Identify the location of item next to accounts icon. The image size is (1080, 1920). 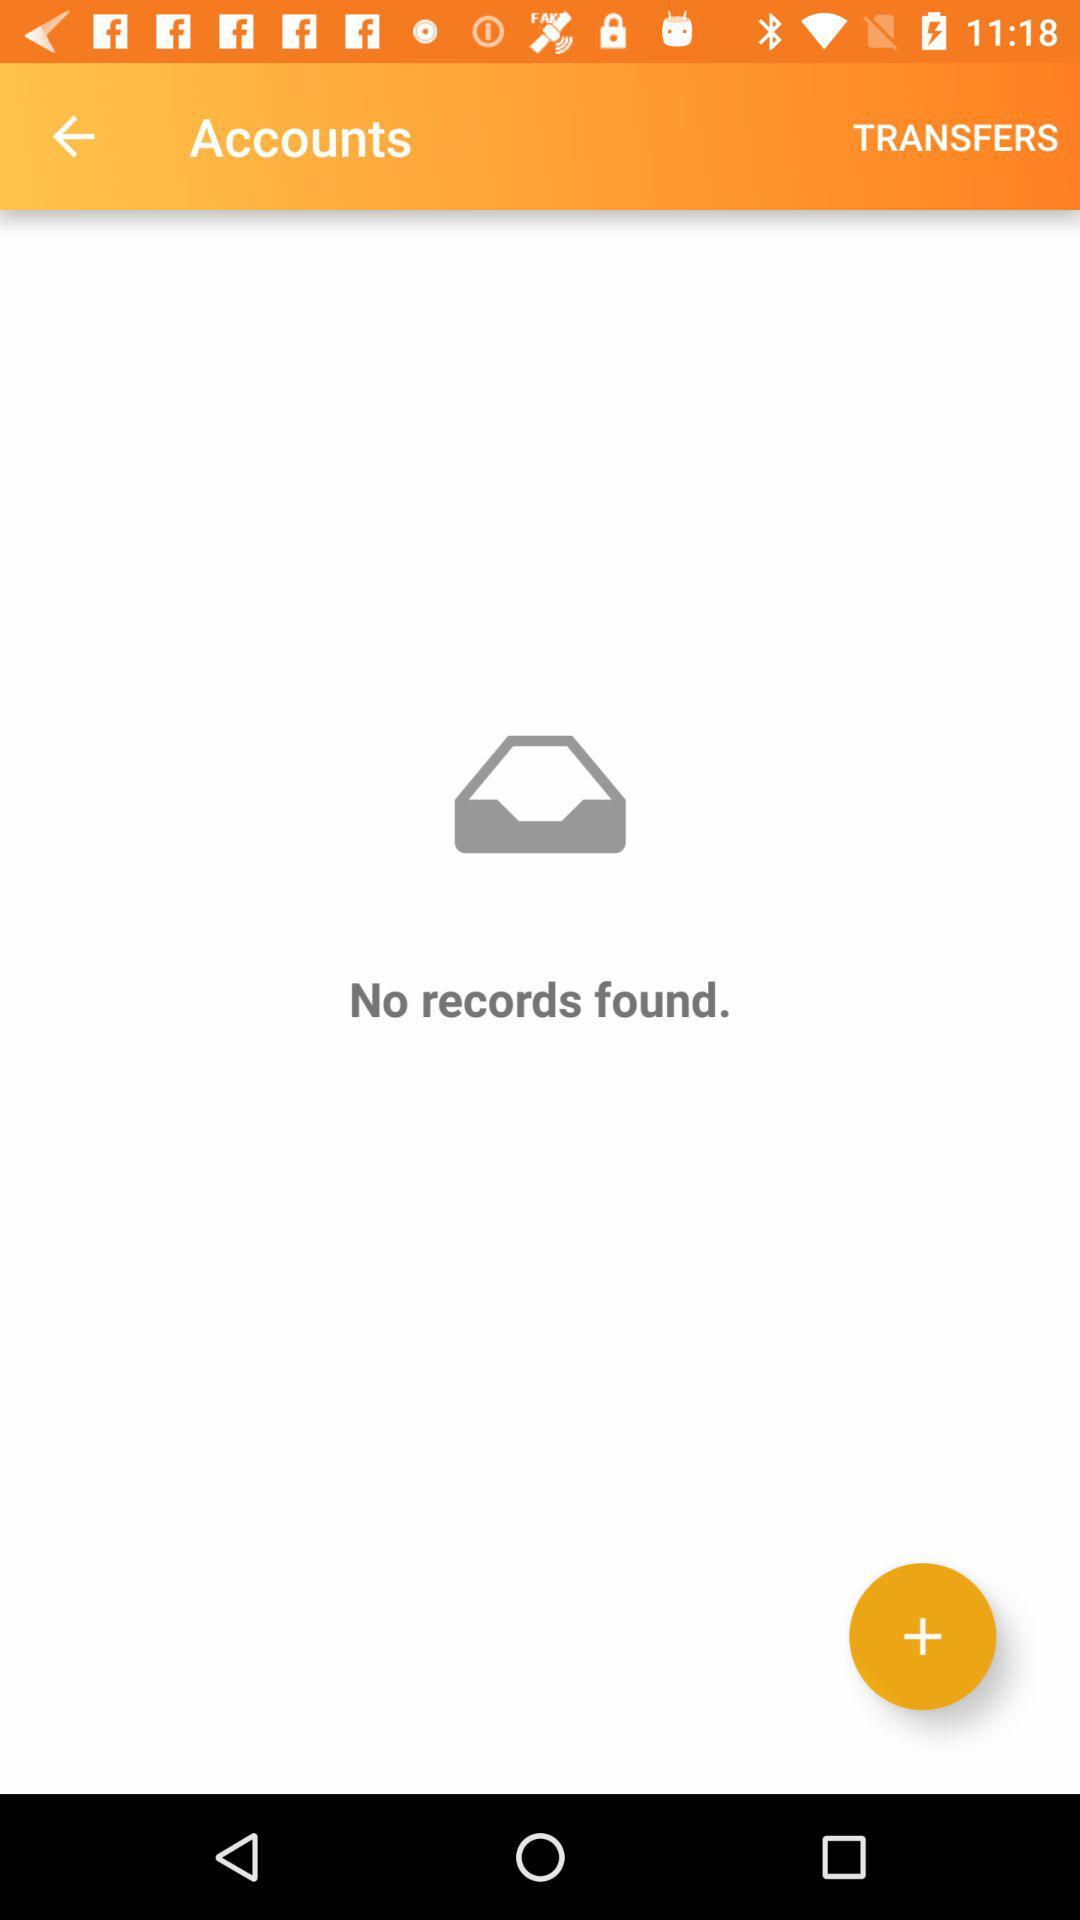
(72, 135).